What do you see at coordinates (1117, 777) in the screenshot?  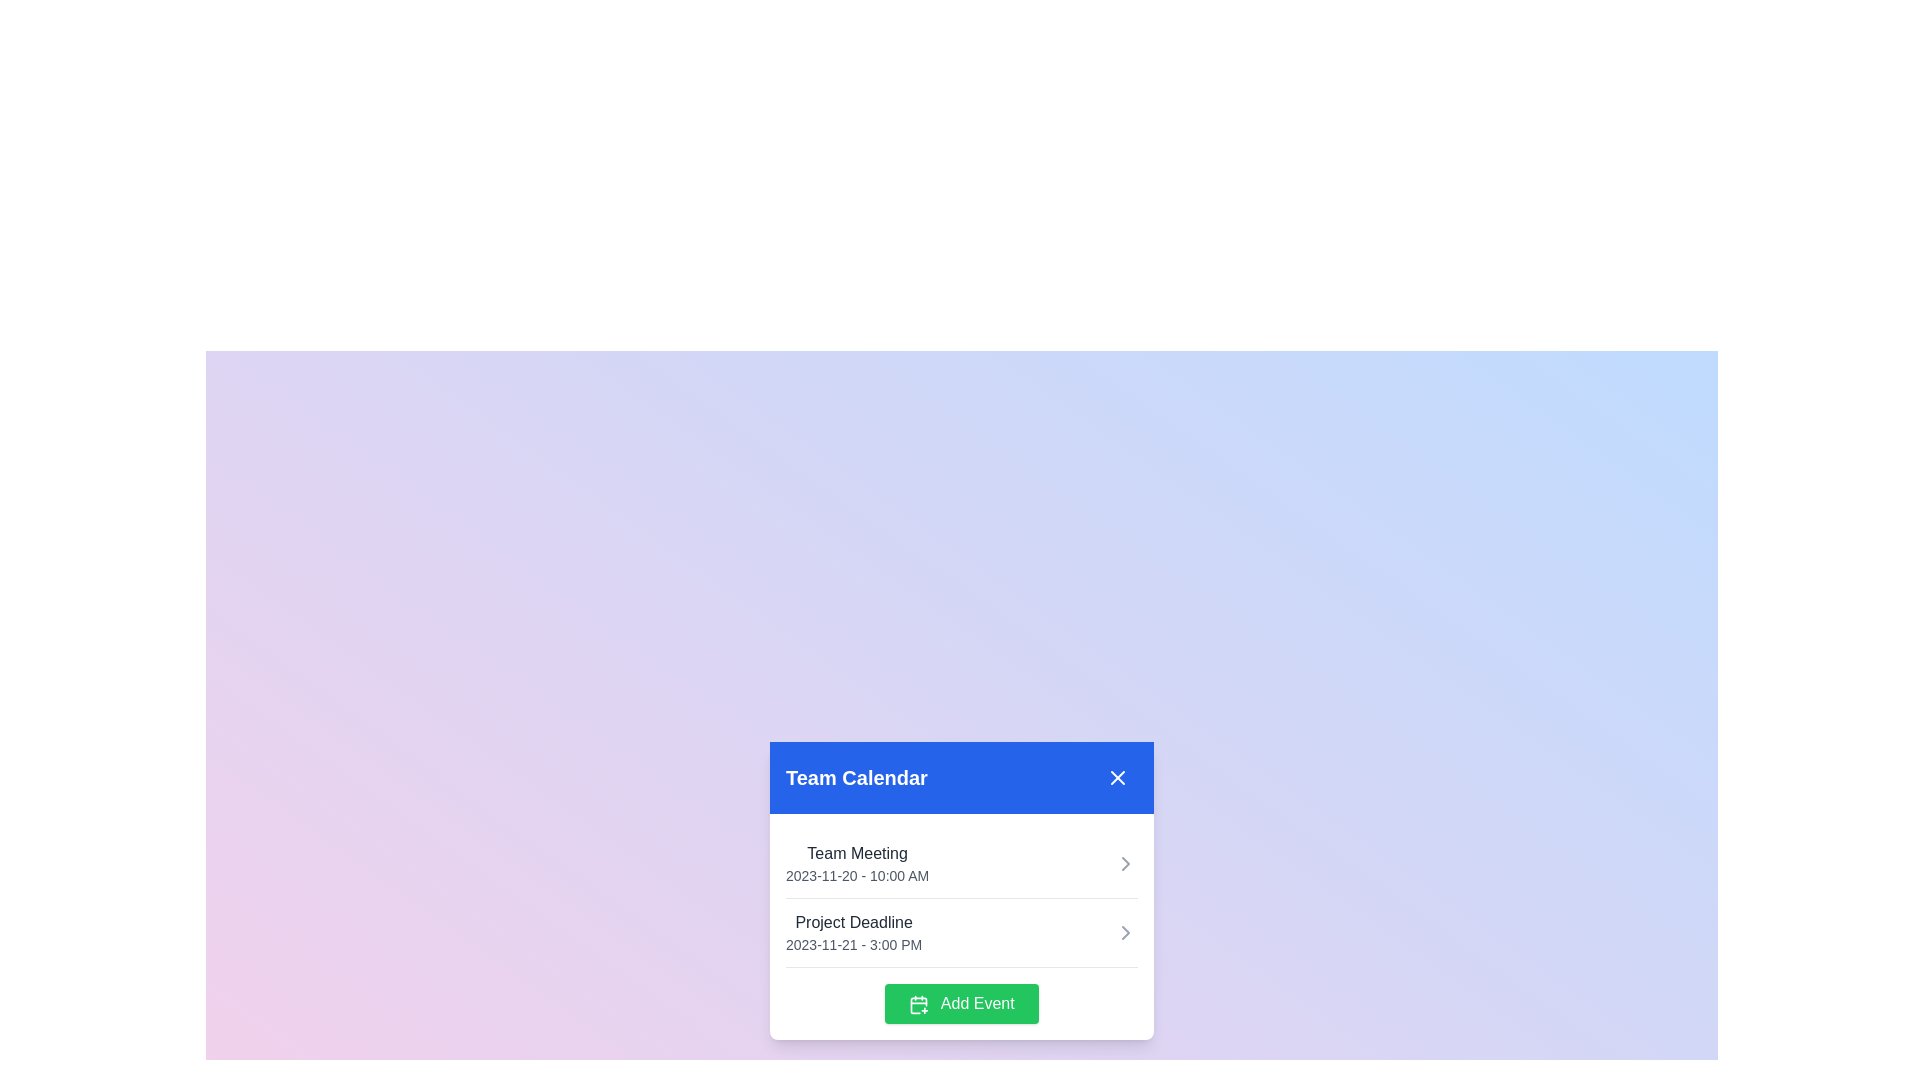 I see `the close button to close the dialog` at bounding box center [1117, 777].